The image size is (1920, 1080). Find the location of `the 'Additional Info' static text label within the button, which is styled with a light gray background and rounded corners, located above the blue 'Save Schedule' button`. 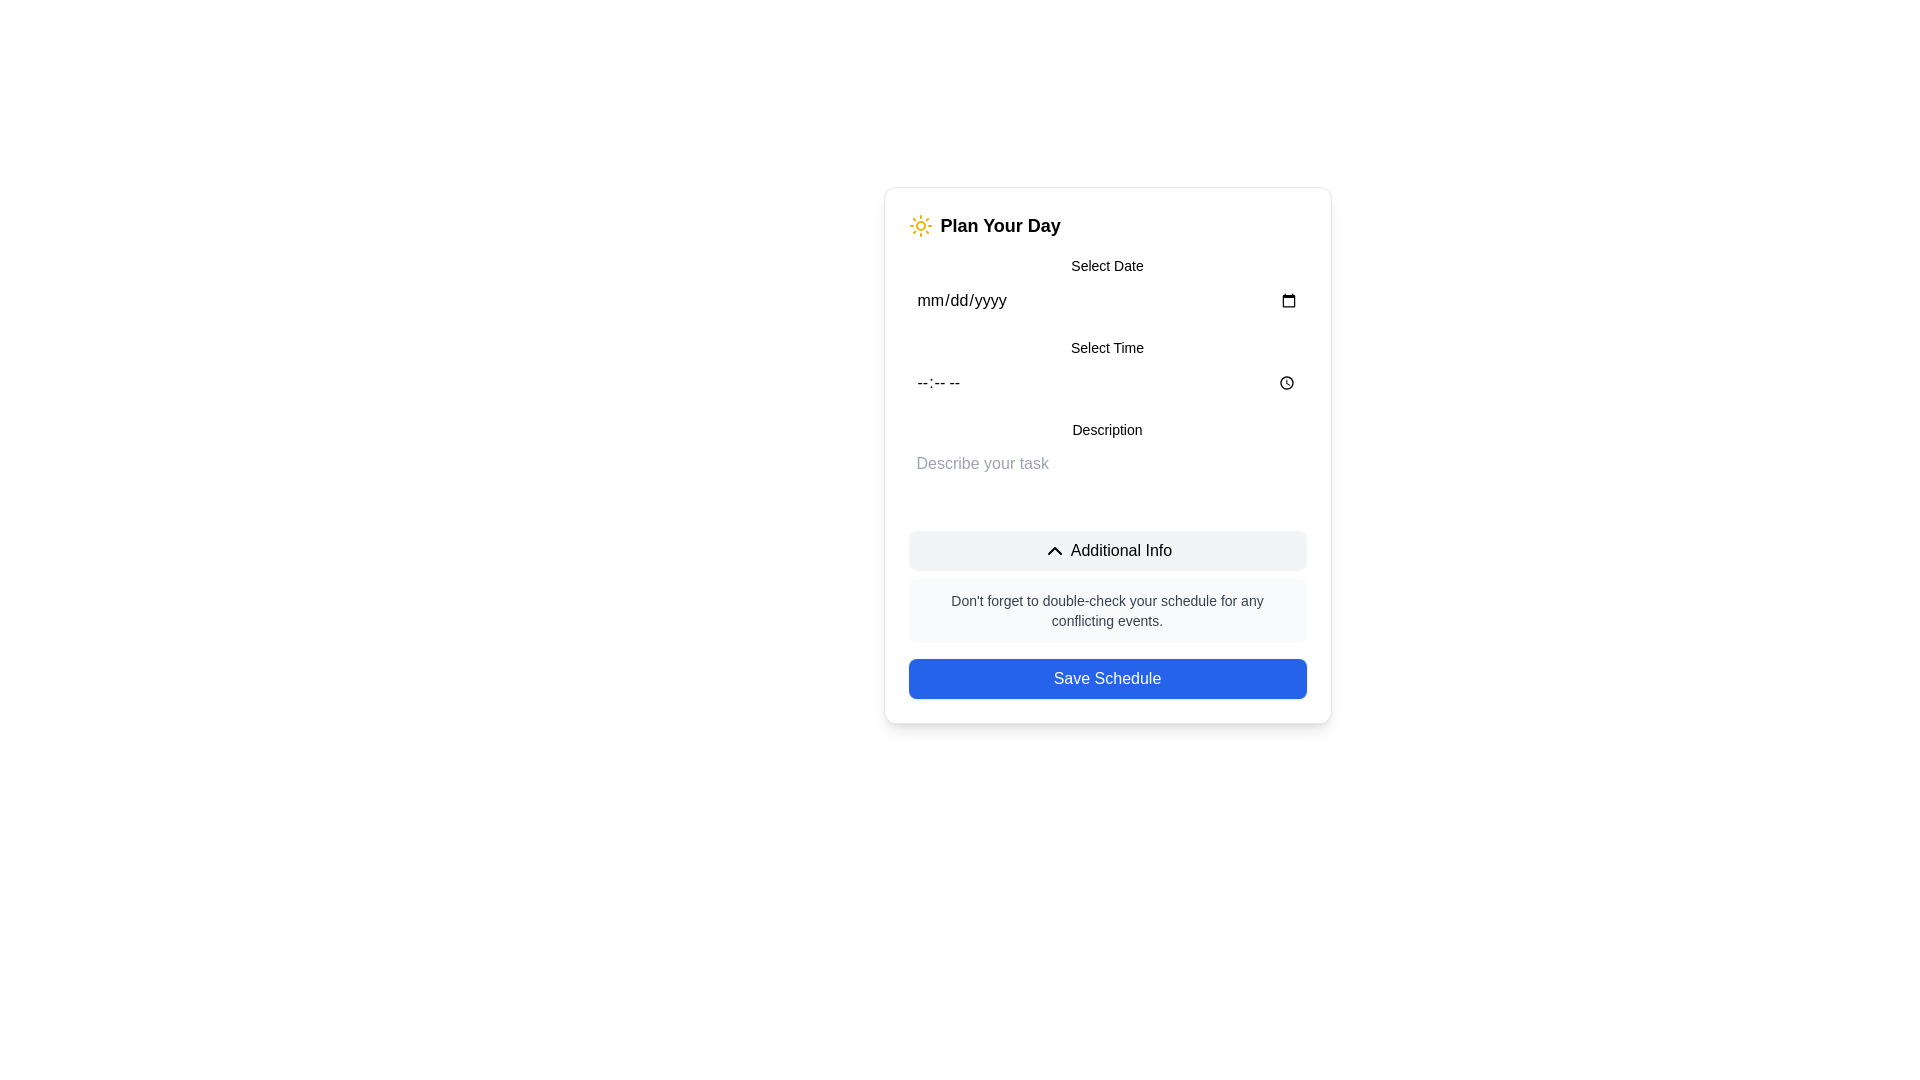

the 'Additional Info' static text label within the button, which is styled with a light gray background and rounded corners, located above the blue 'Save Schedule' button is located at coordinates (1121, 551).